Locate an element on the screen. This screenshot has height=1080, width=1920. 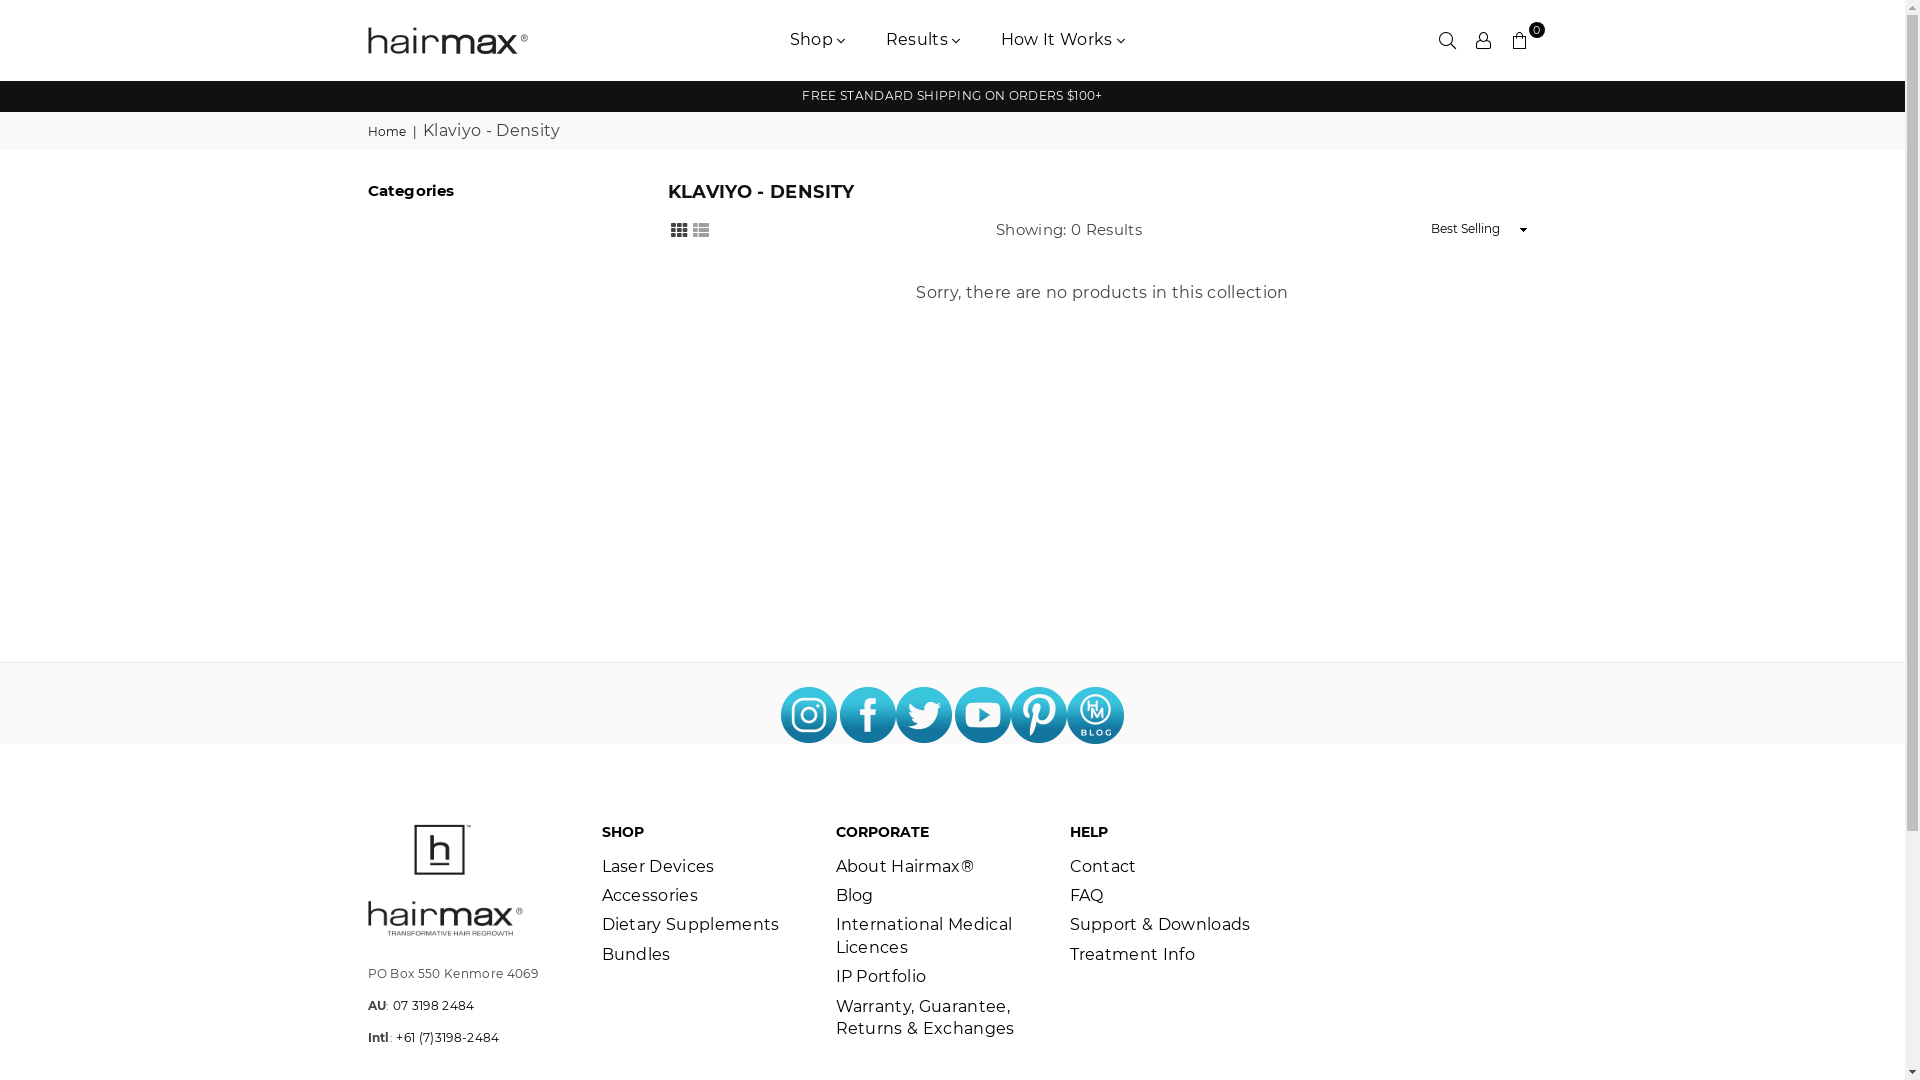
'International Medical Licences' is located at coordinates (923, 935).